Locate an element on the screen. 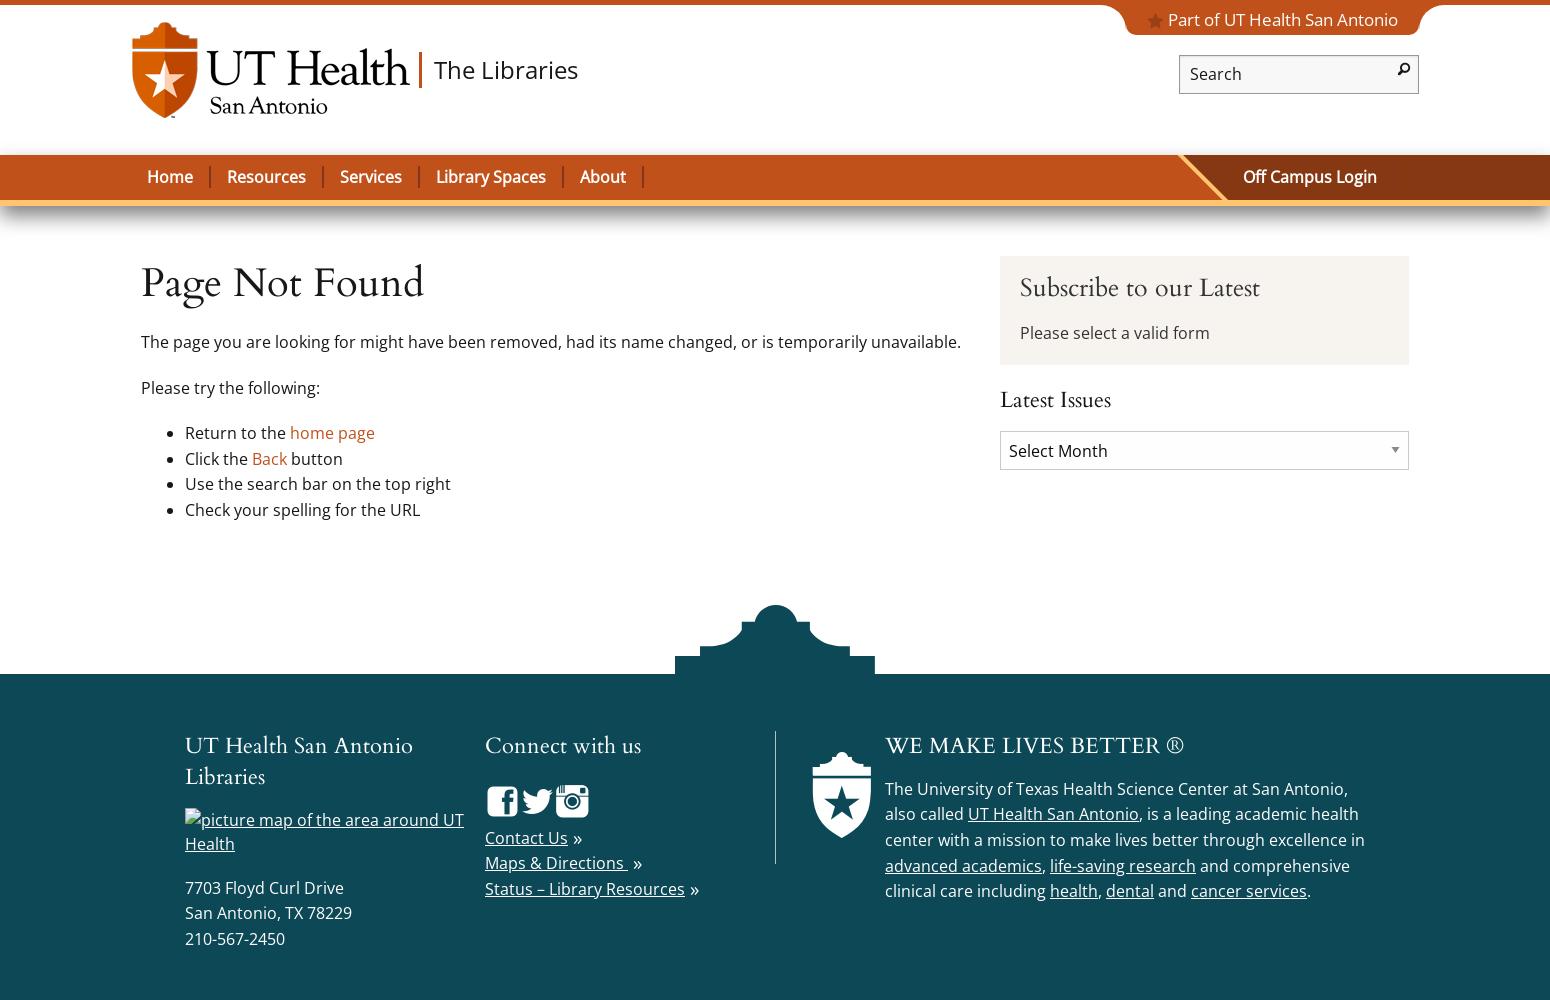 The height and width of the screenshot is (1000, 1550). 'Back' is located at coordinates (269, 457).